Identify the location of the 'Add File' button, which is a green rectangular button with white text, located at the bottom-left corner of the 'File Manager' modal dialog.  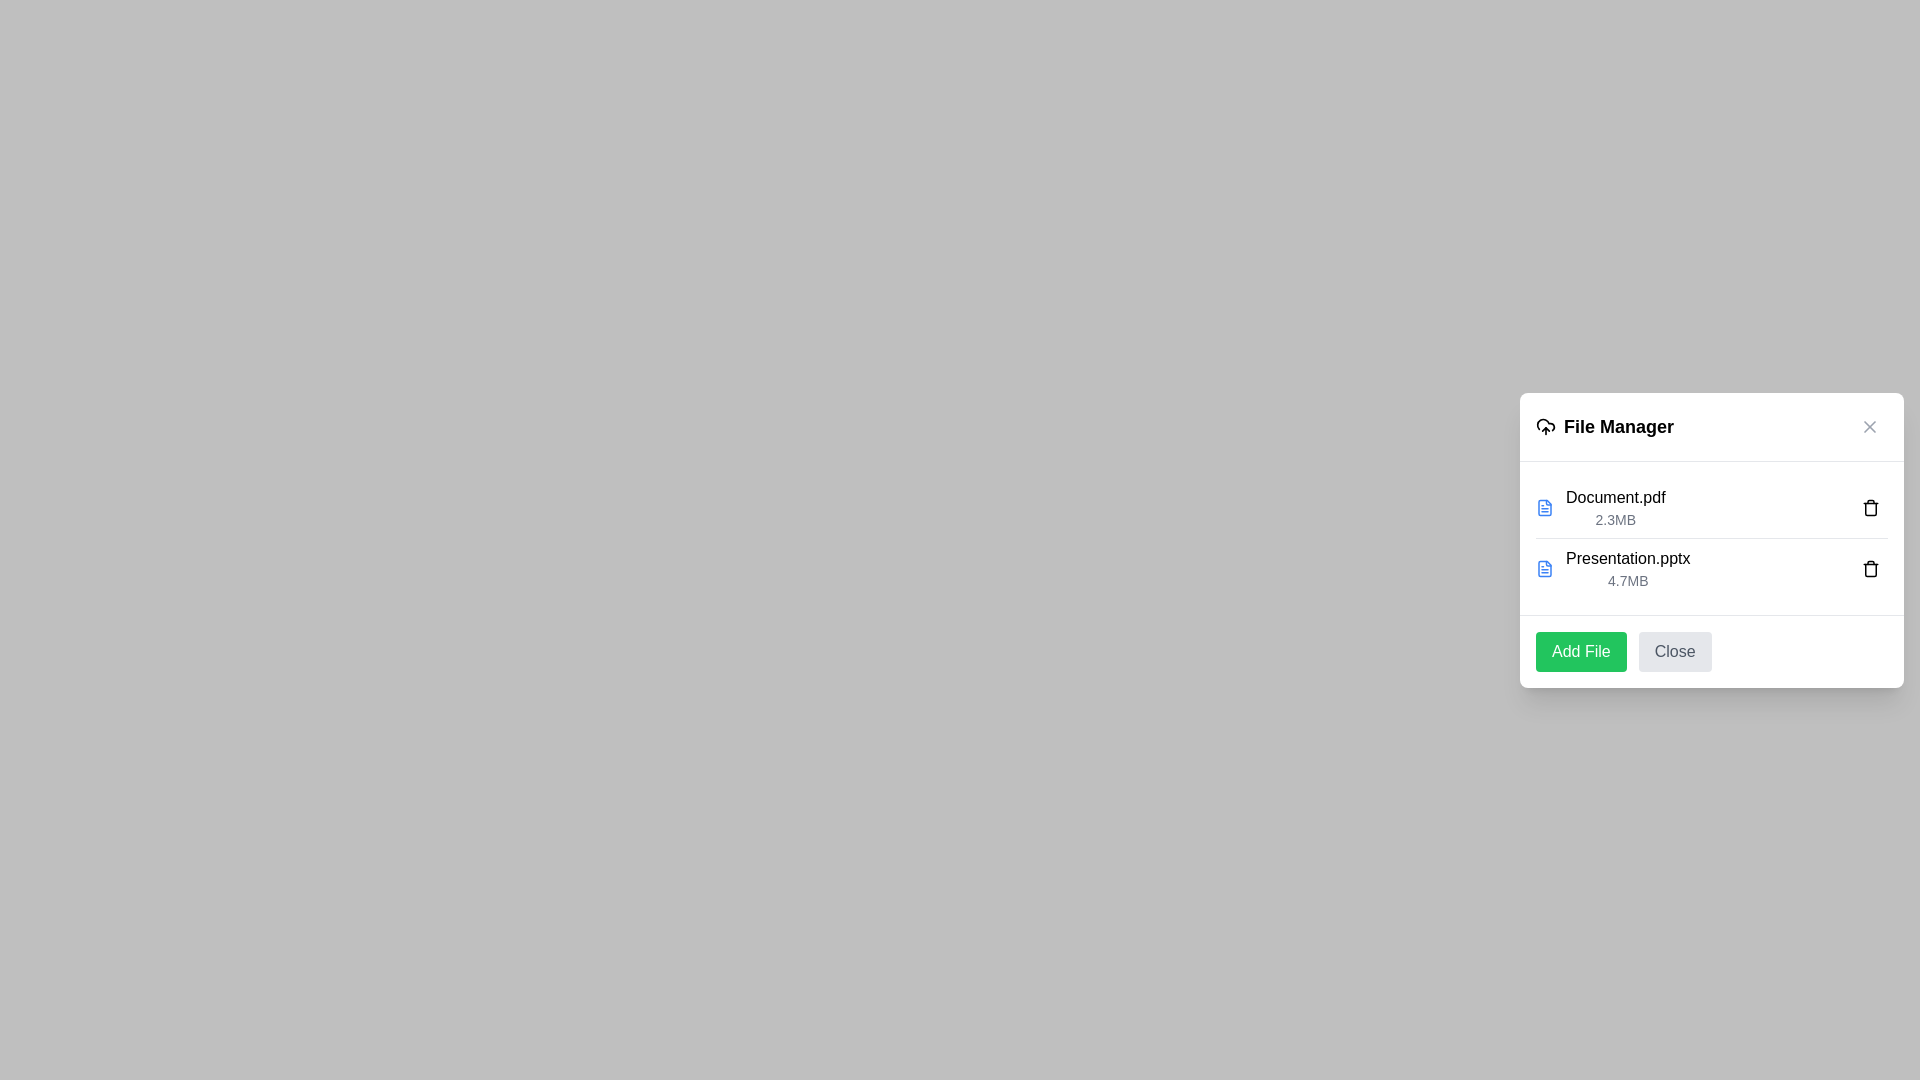
(1580, 651).